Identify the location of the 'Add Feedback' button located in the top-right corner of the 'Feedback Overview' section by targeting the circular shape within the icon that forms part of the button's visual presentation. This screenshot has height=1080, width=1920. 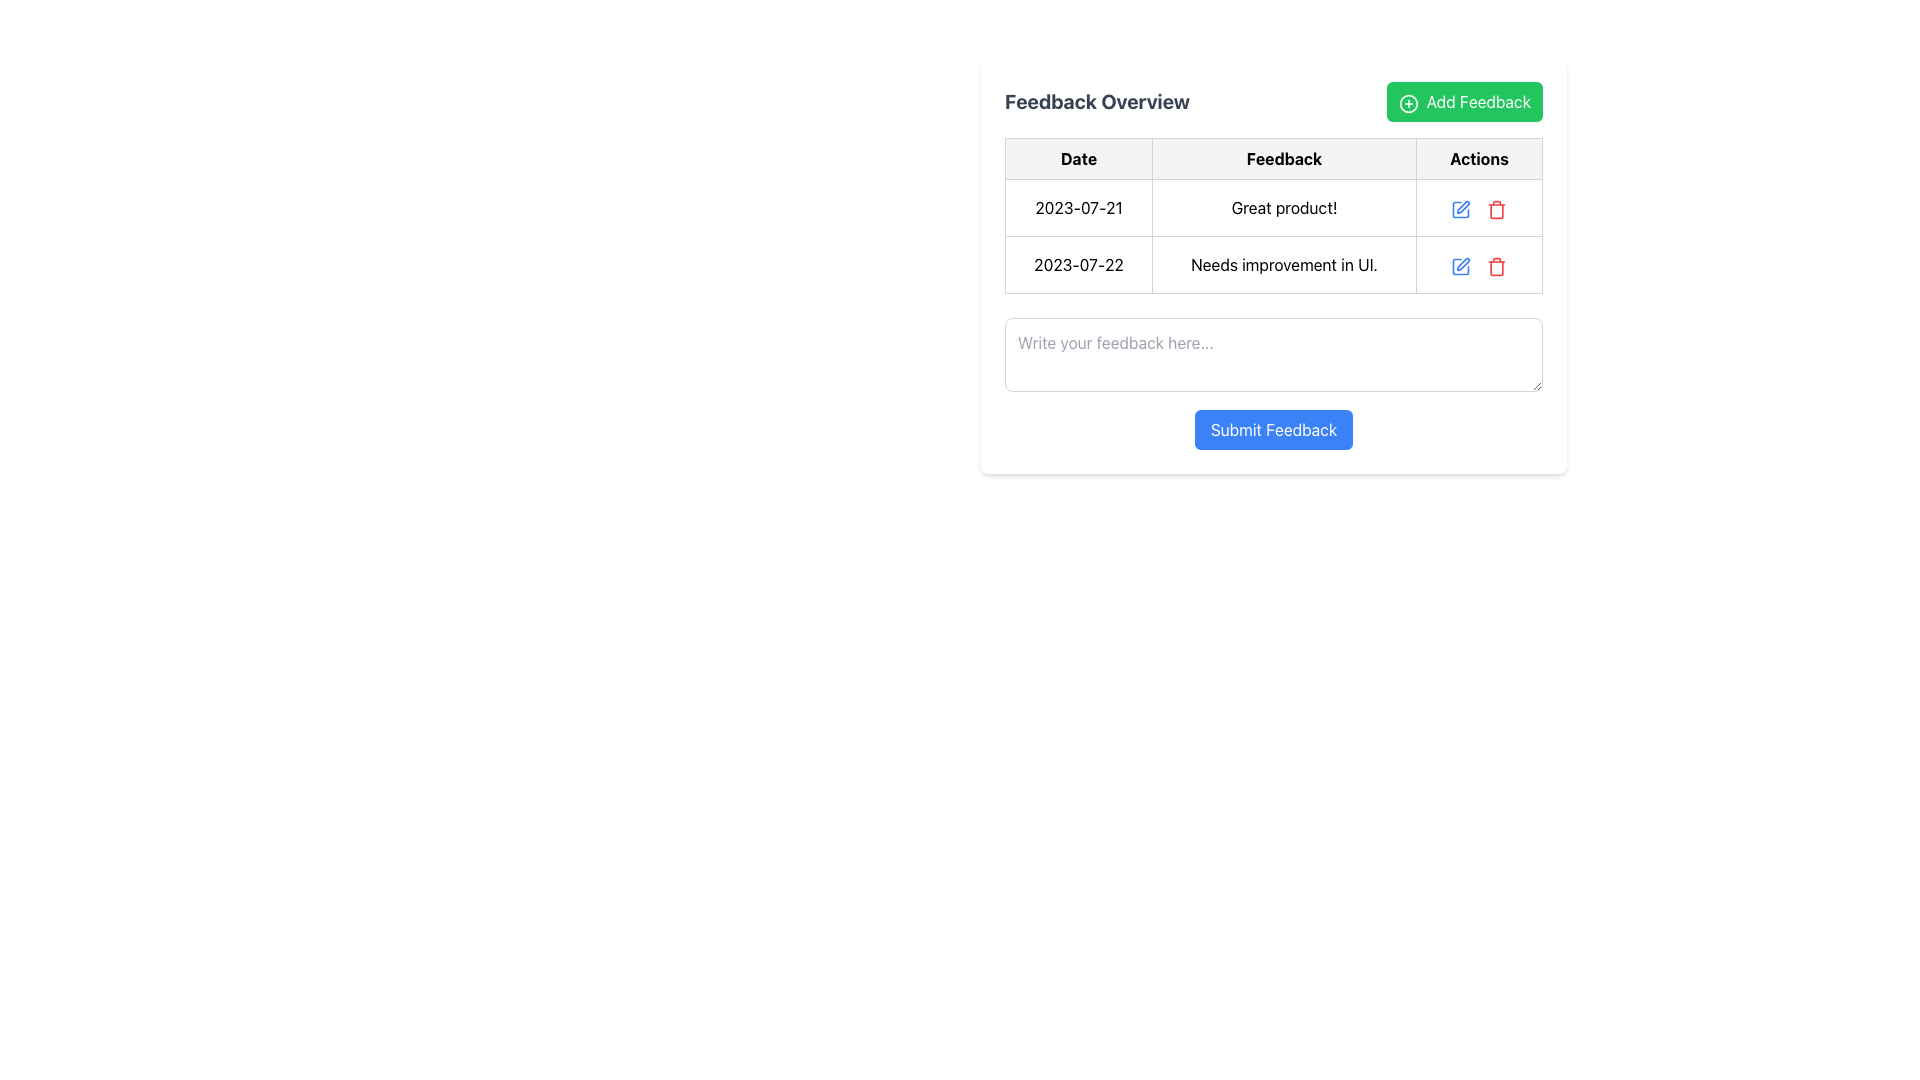
(1407, 103).